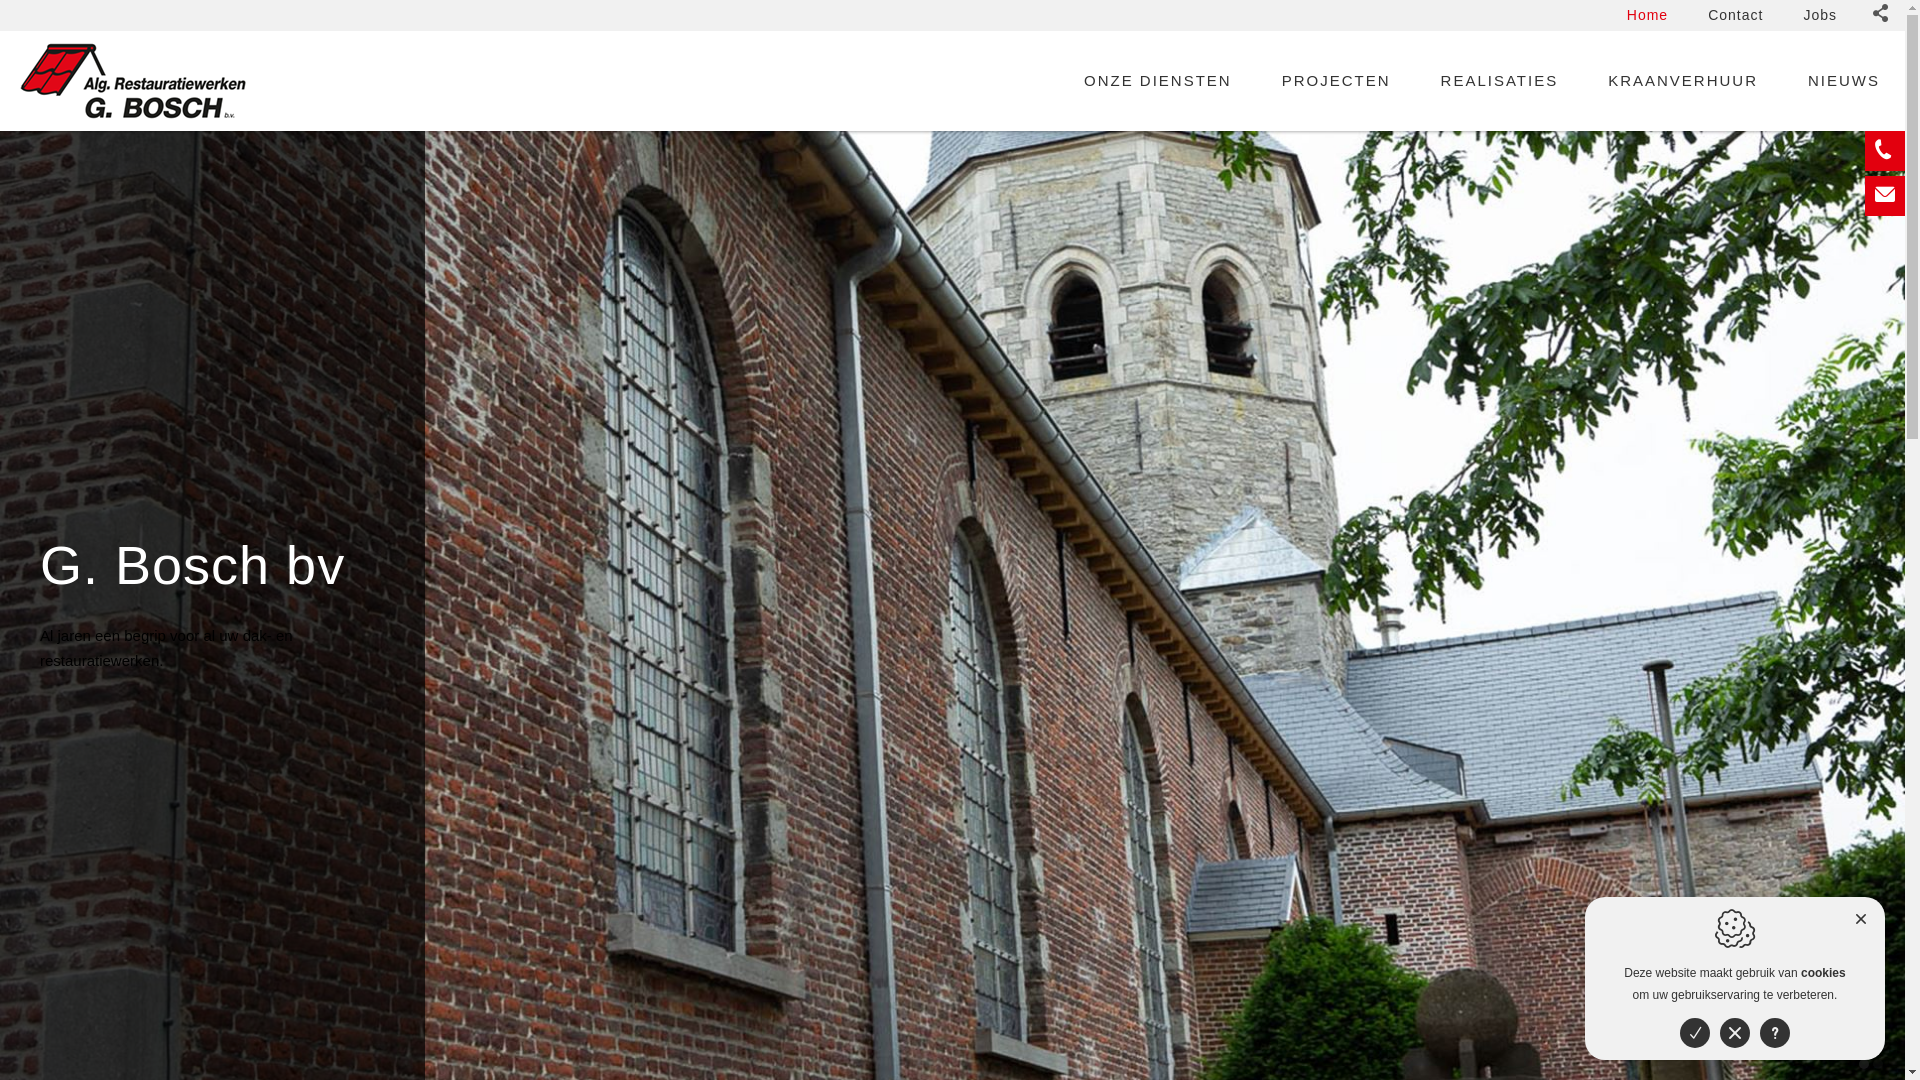 This screenshot has height=1080, width=1920. What do you see at coordinates (1734, 15) in the screenshot?
I see `'Contact'` at bounding box center [1734, 15].